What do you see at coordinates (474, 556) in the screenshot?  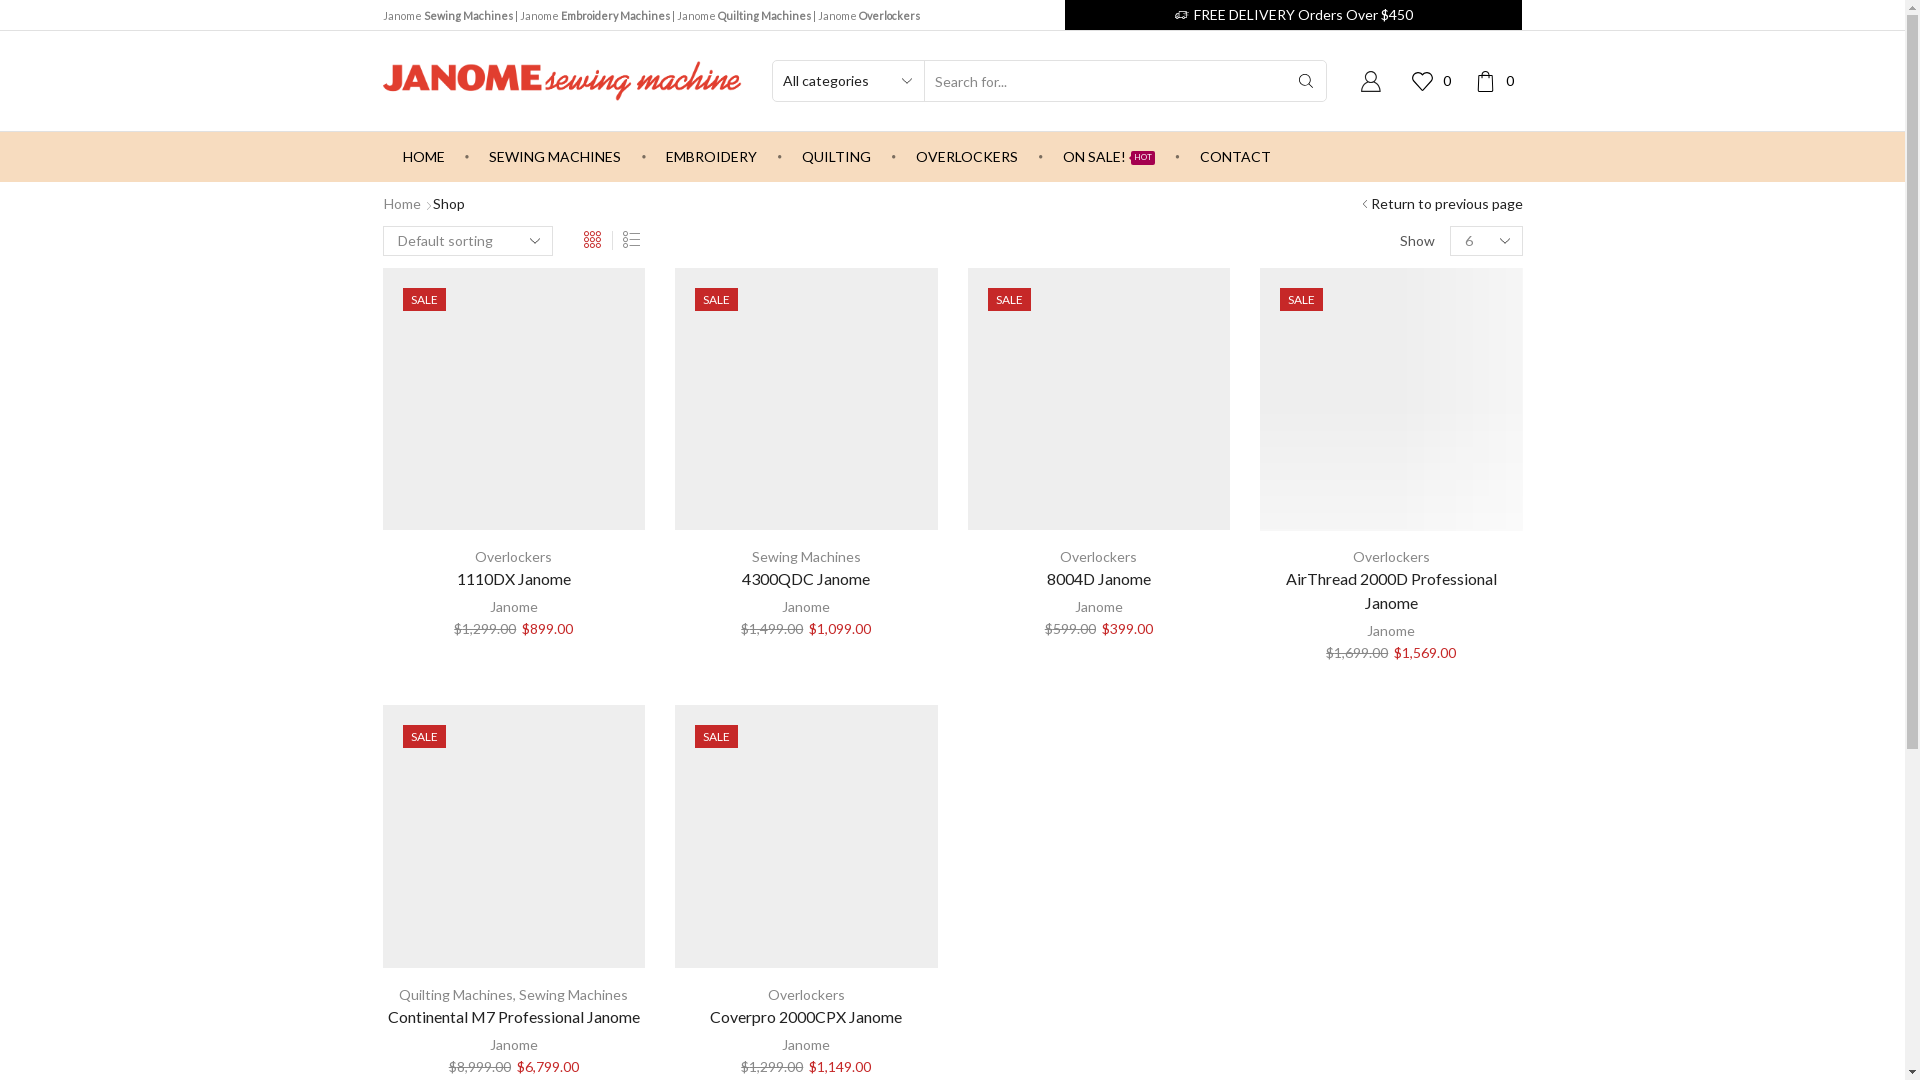 I see `'Overlockers'` at bounding box center [474, 556].